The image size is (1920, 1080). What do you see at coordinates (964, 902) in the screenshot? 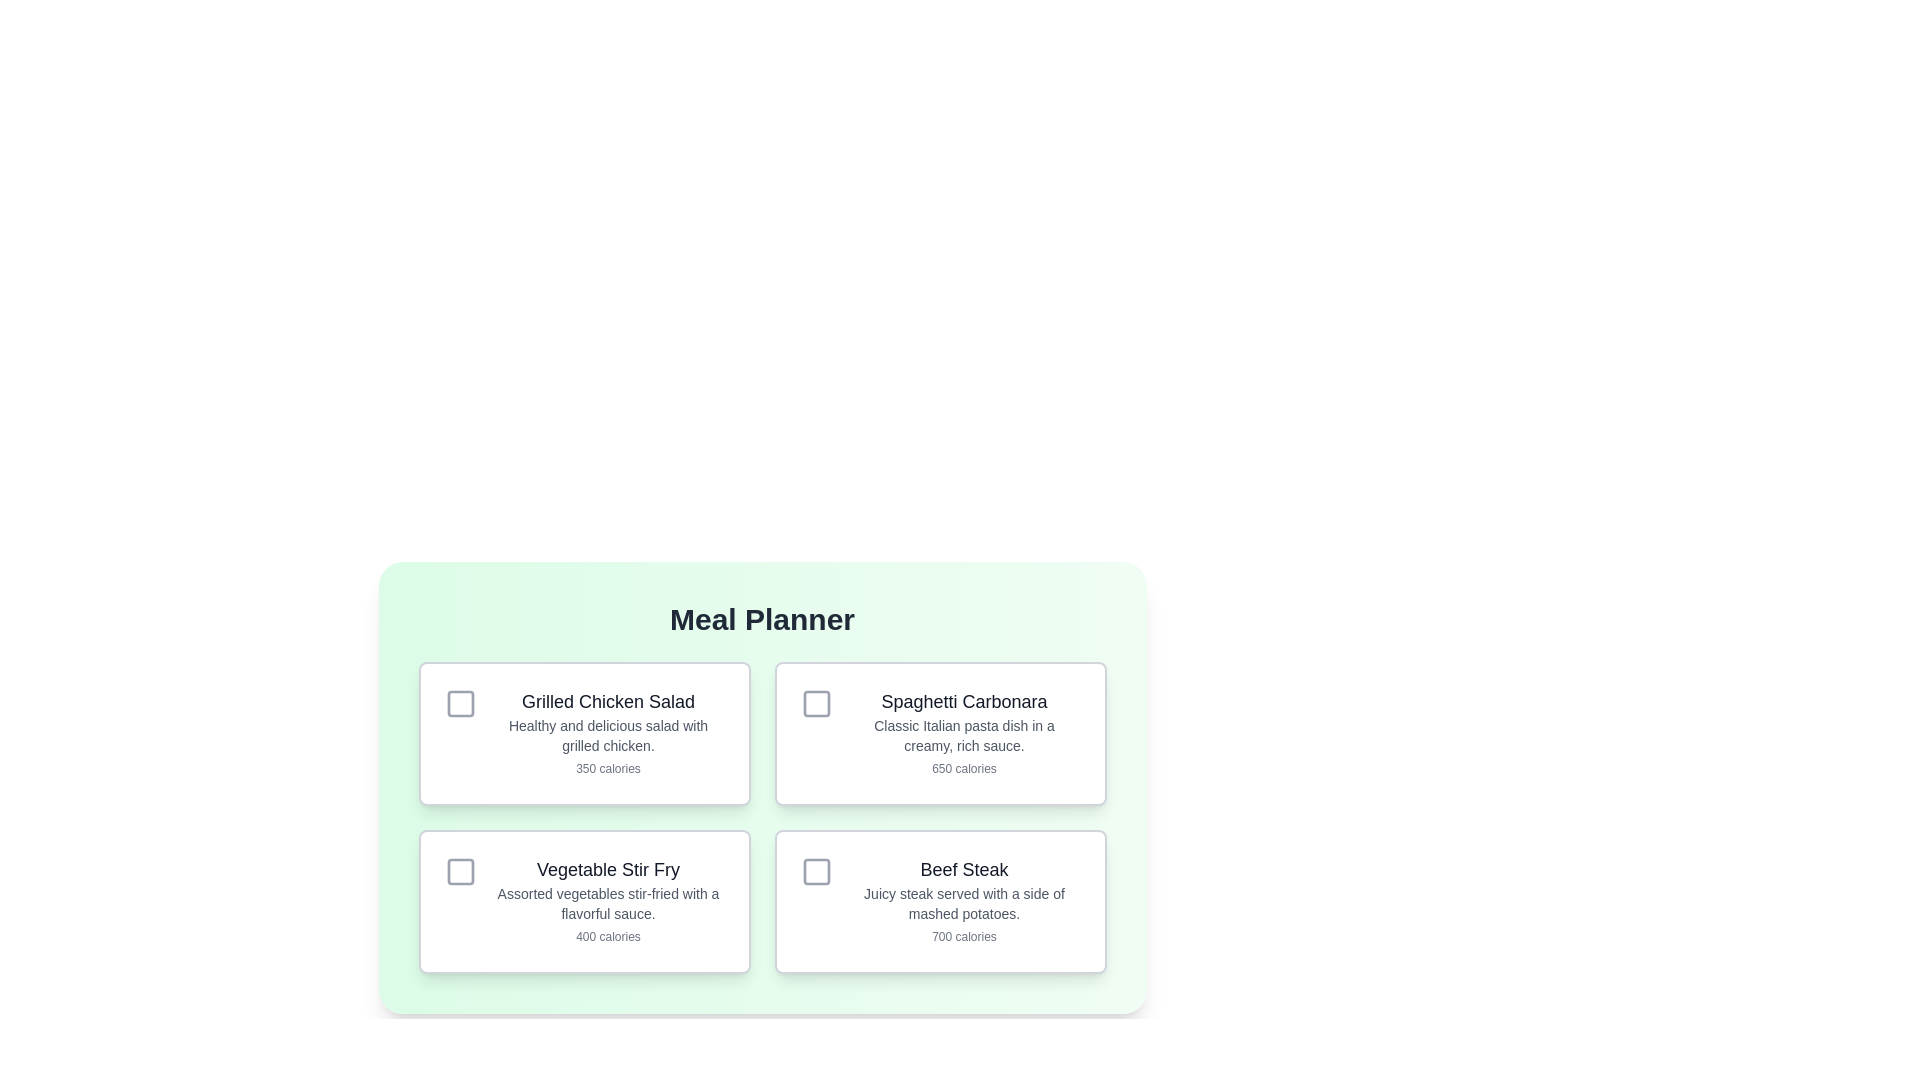
I see `the Text display card that contains information about 'Beef Steak', which is the fourth card in a 2x2 grid layout located in the bottom-right corner` at bounding box center [964, 902].